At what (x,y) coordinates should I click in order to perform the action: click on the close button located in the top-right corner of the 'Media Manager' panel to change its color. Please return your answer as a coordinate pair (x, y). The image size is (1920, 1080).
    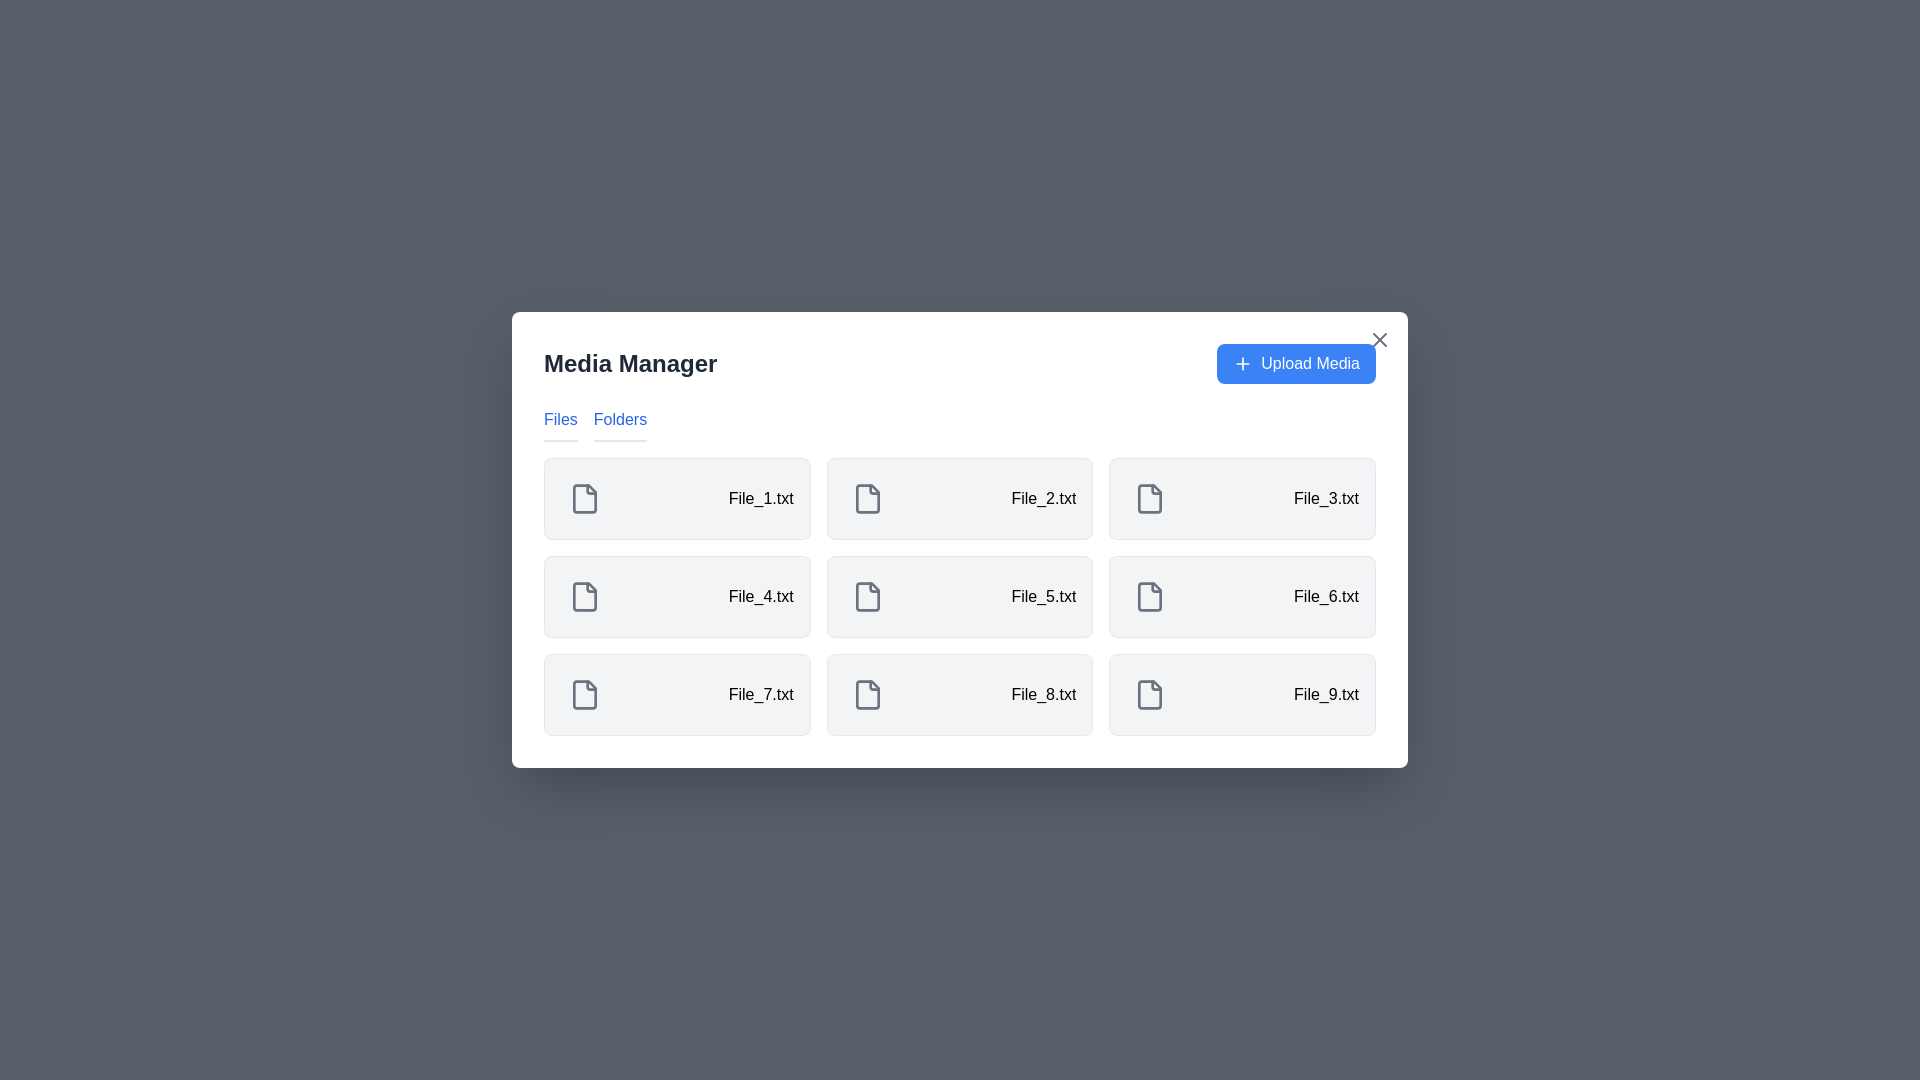
    Looking at the image, I should click on (1379, 338).